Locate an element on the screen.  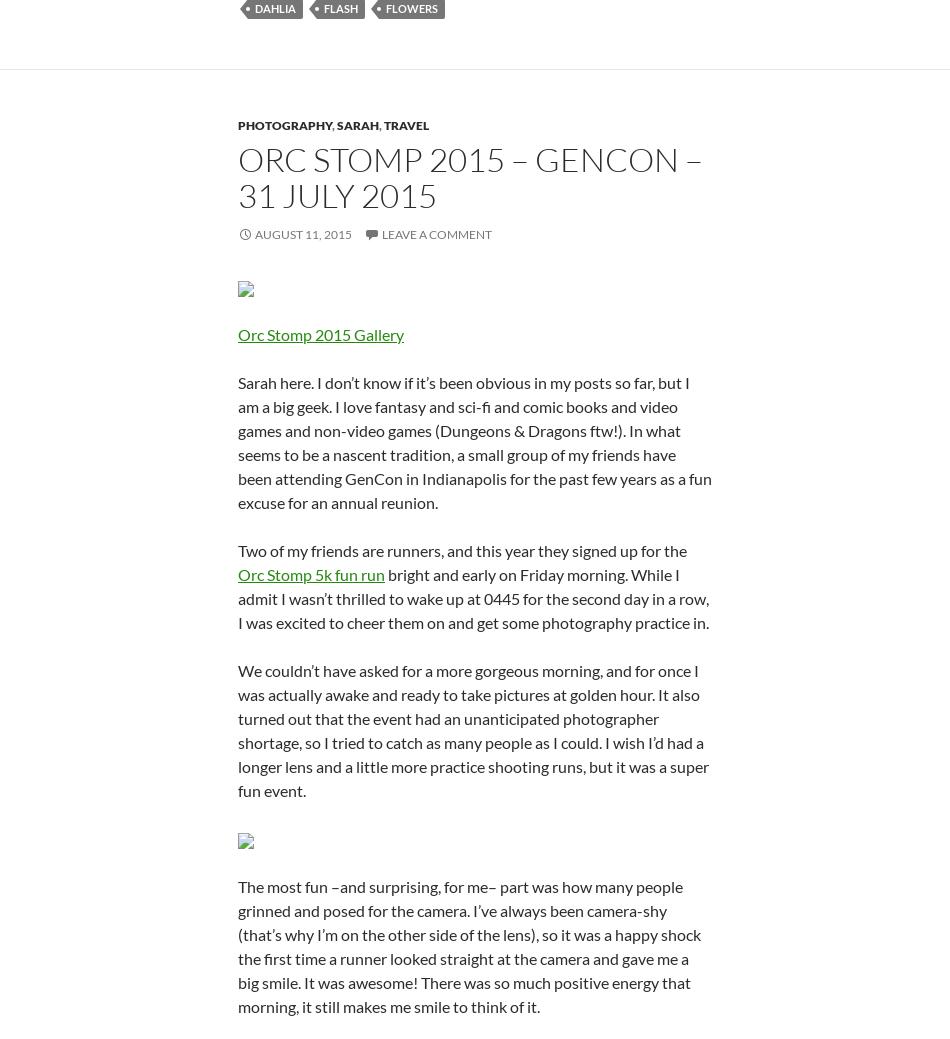
'Orc Stomp 2015 Gallery' is located at coordinates (320, 333).